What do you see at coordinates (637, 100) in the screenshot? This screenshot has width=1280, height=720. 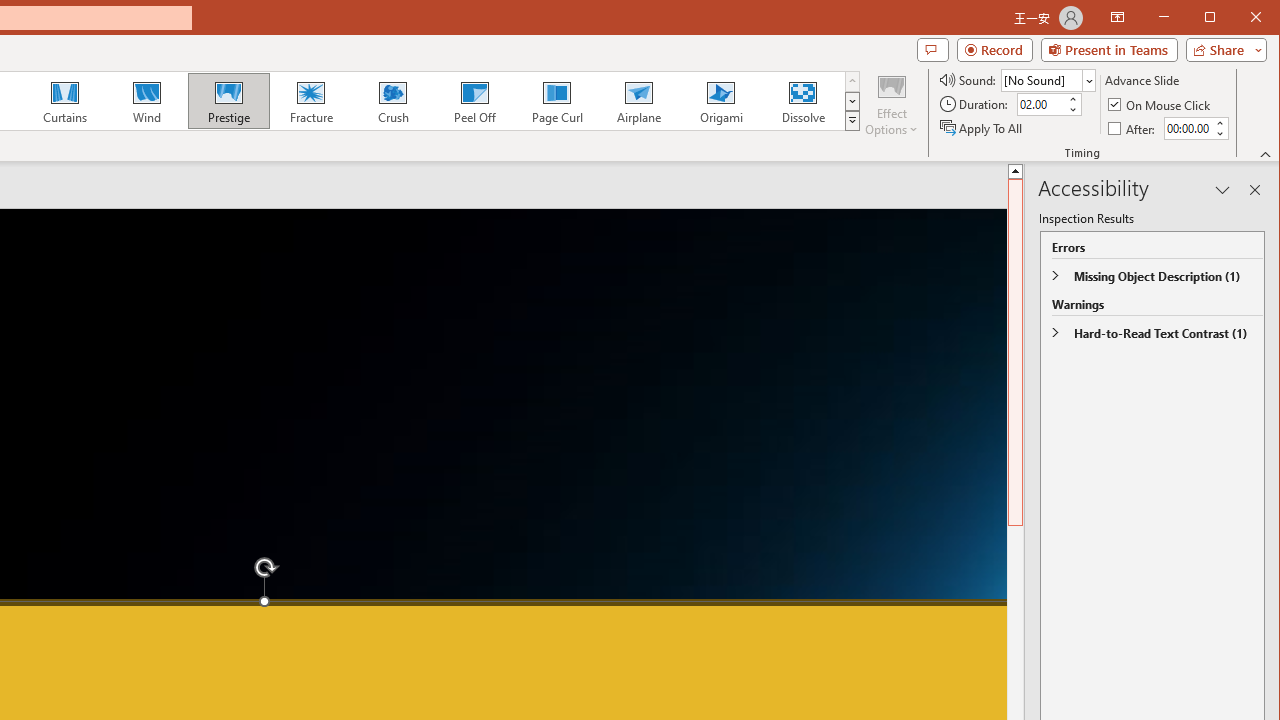 I see `'Airplane'` at bounding box center [637, 100].